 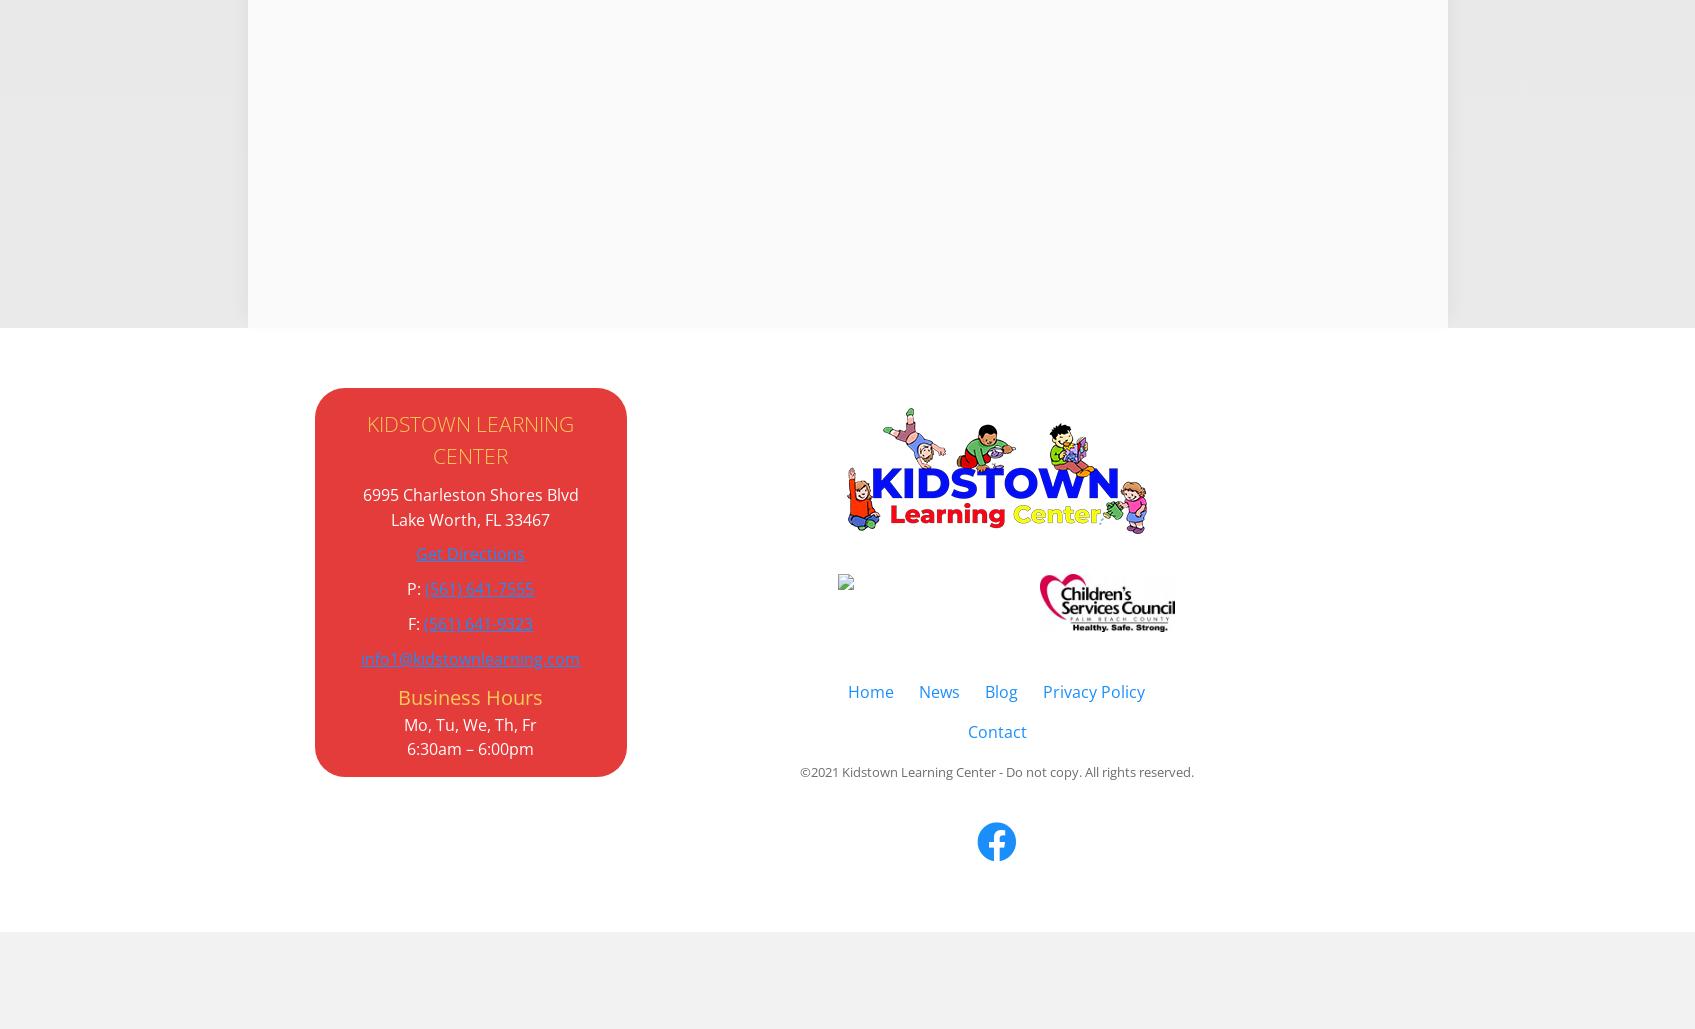 What do you see at coordinates (919, 691) in the screenshot?
I see `'News'` at bounding box center [919, 691].